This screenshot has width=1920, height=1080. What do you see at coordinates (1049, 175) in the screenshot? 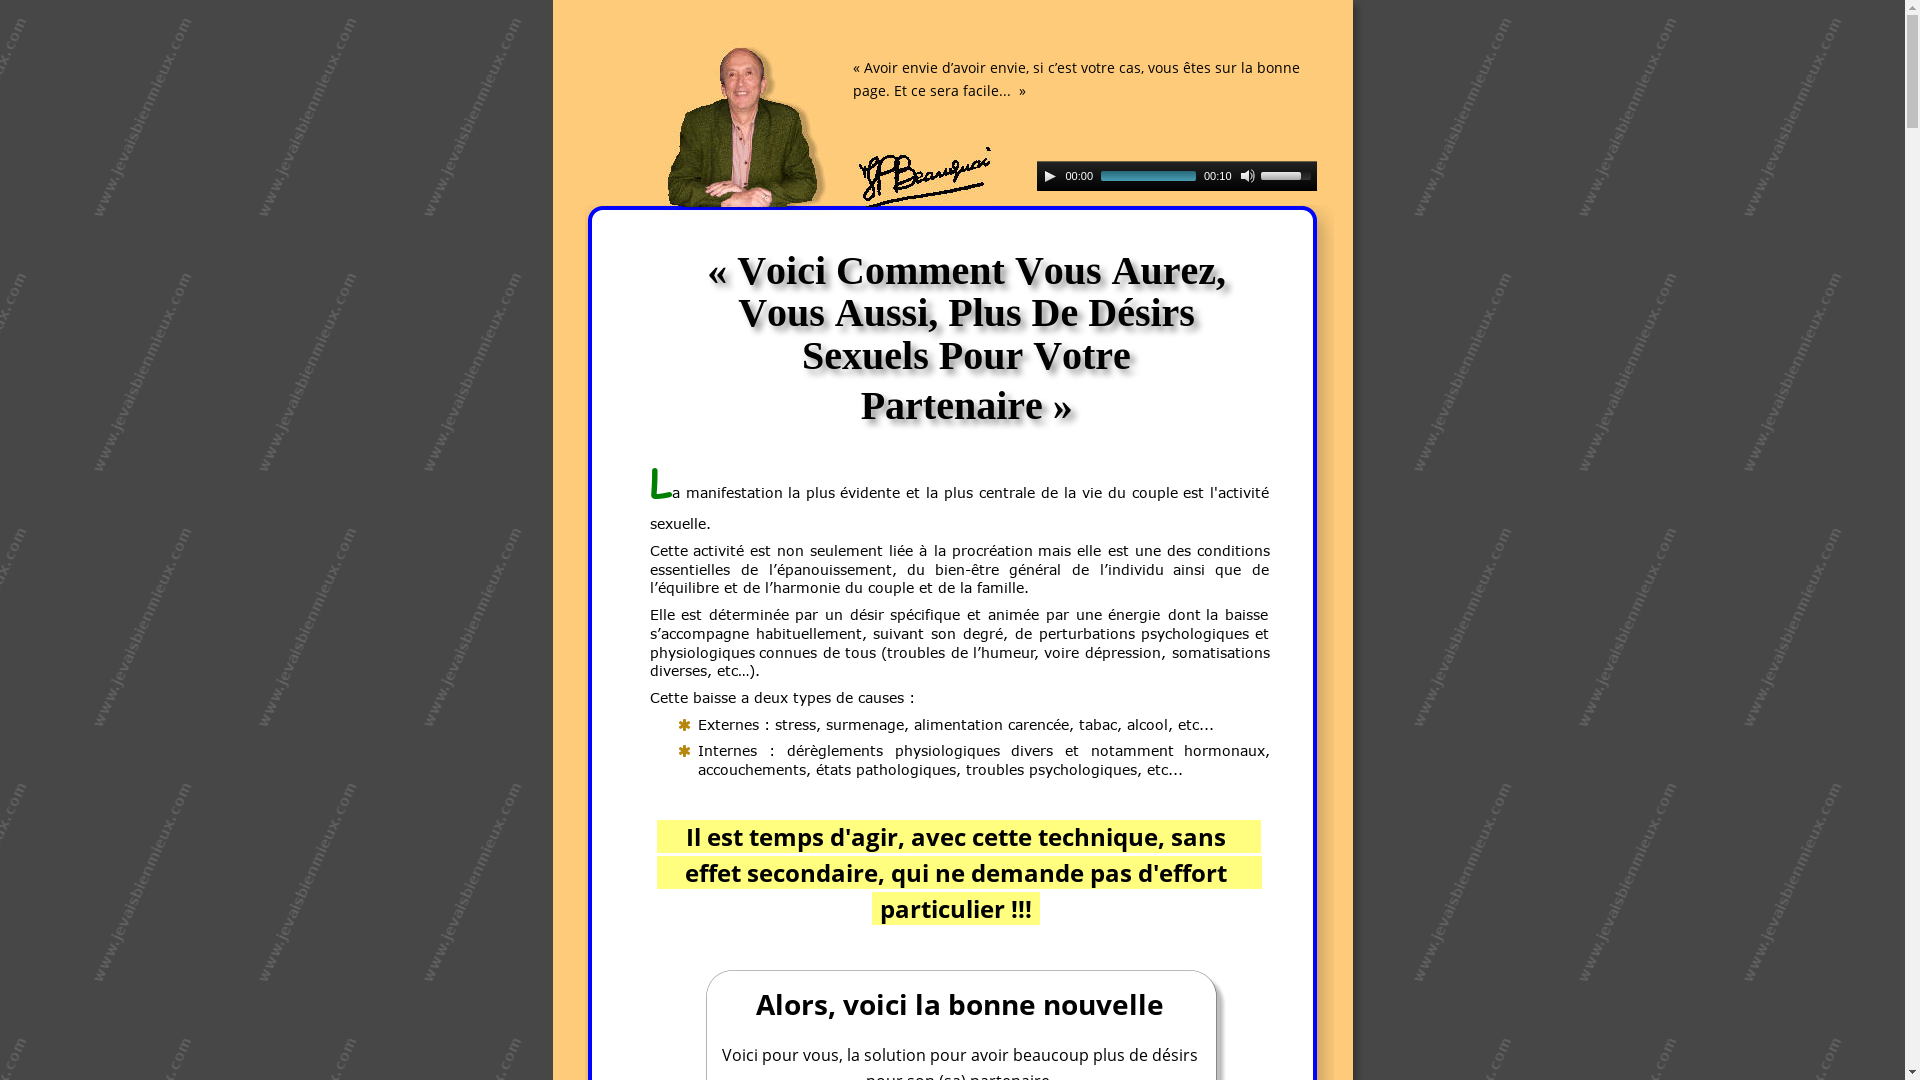
I see `'Play'` at bounding box center [1049, 175].